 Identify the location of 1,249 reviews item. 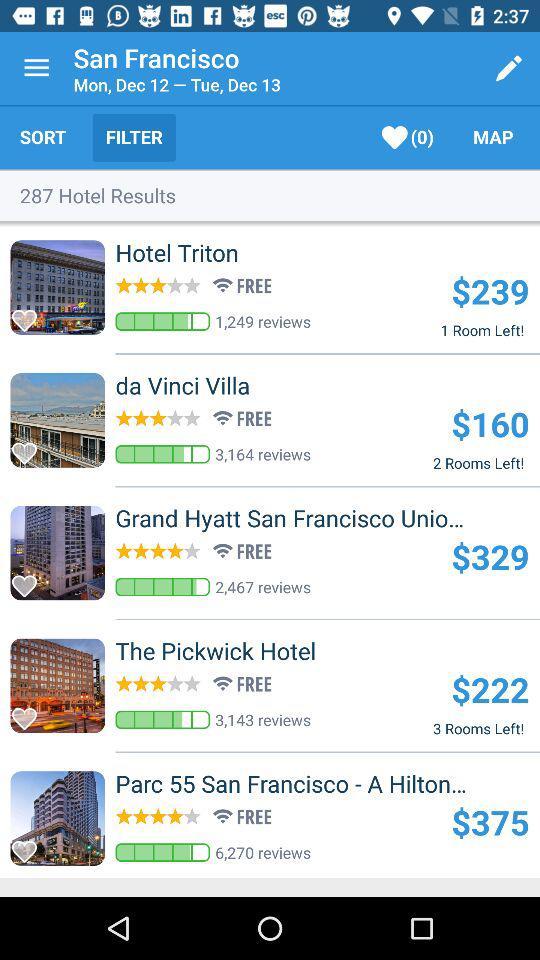
(263, 321).